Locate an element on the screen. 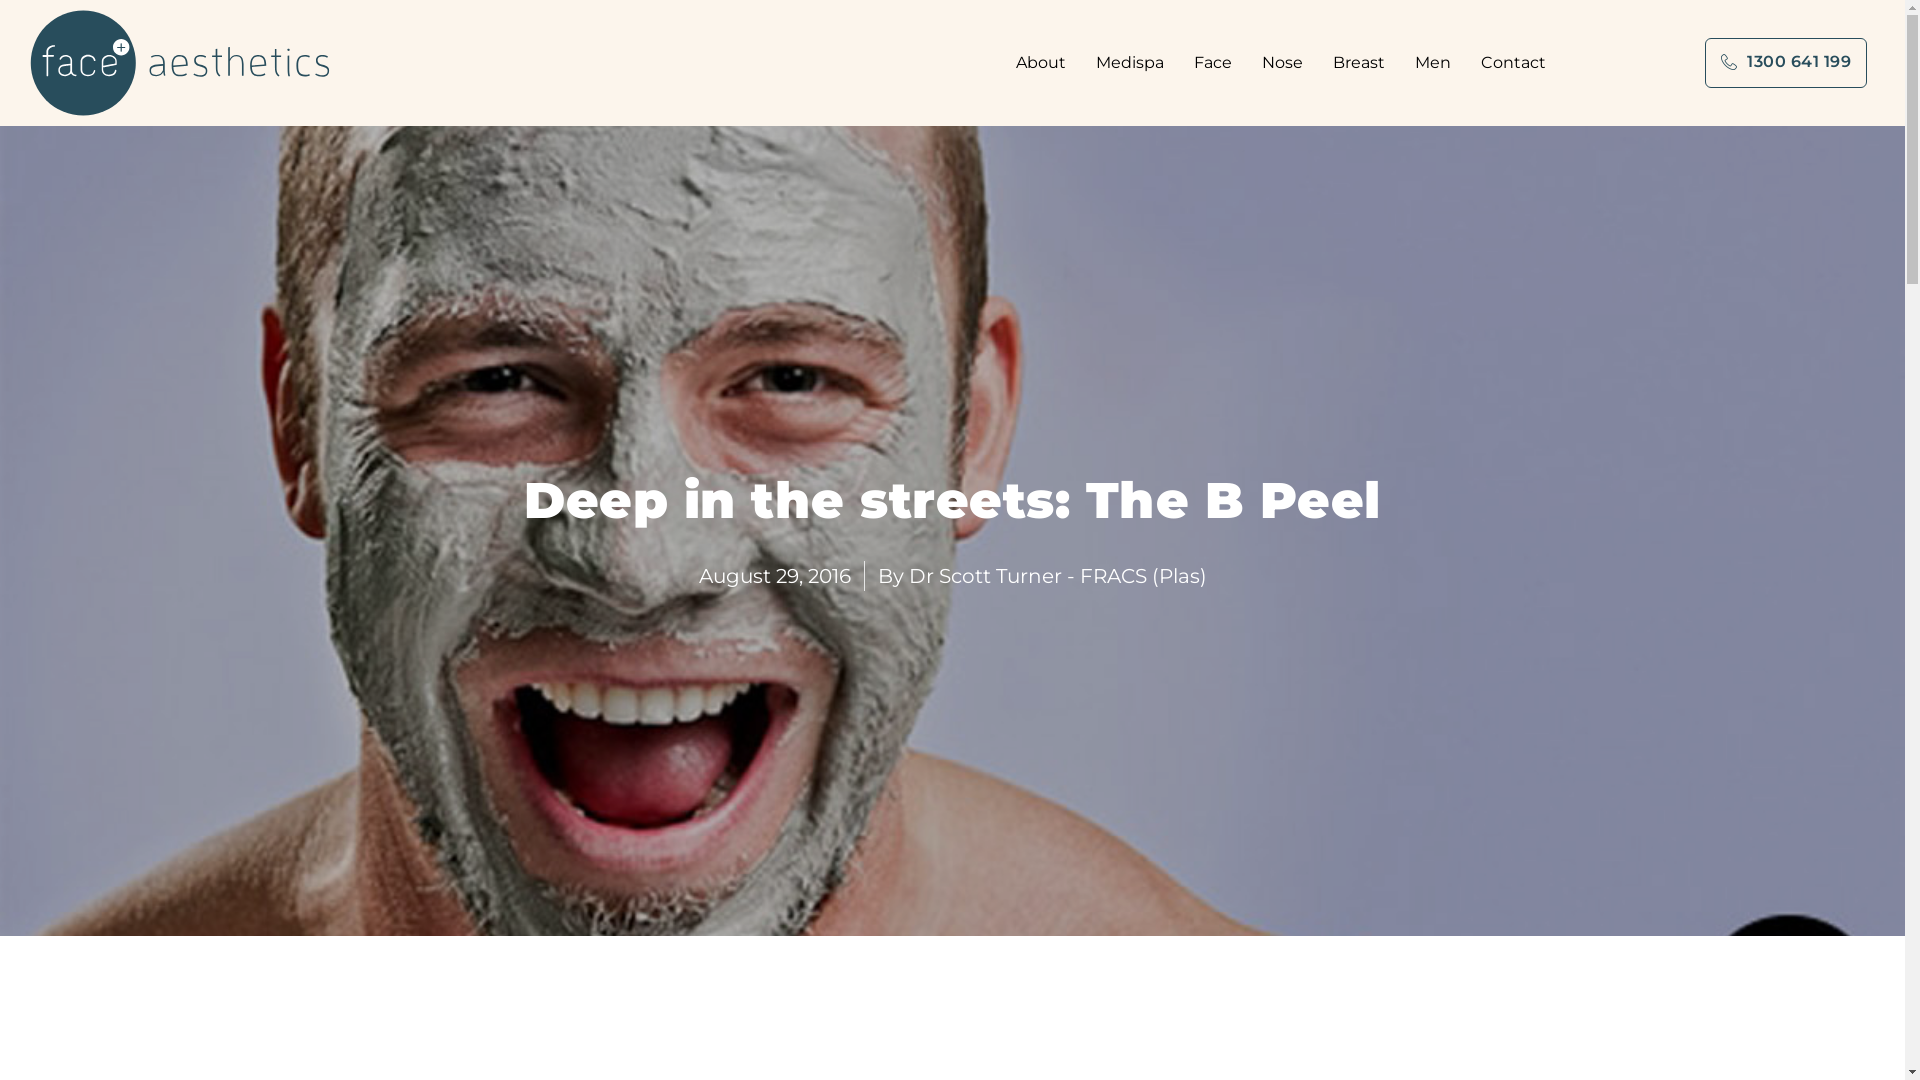 Image resolution: width=1920 pixels, height=1080 pixels. 'Medispa' is located at coordinates (1094, 61).